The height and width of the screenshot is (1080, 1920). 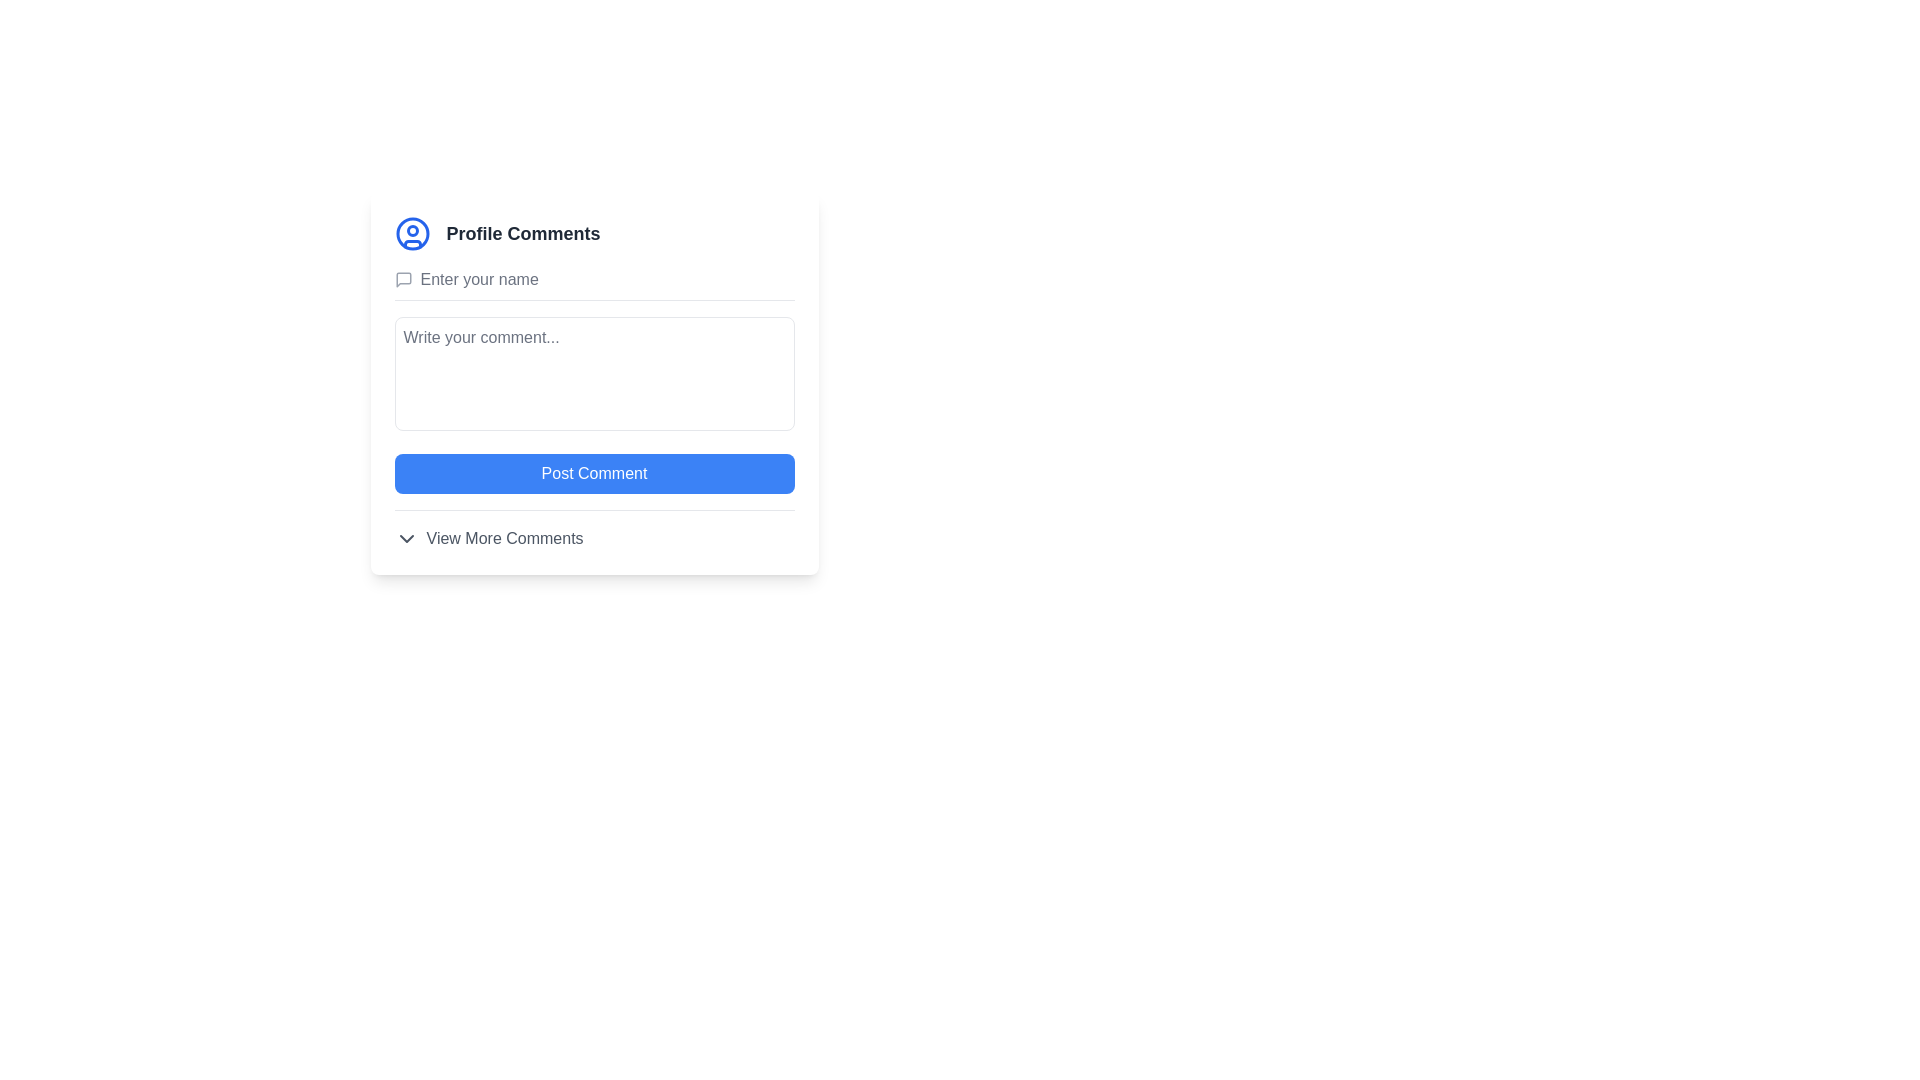 I want to click on the 'Profile Comments' text label, which is styled with a large, bold font in dark gray and serves as the header for a content section, so click(x=523, y=233).